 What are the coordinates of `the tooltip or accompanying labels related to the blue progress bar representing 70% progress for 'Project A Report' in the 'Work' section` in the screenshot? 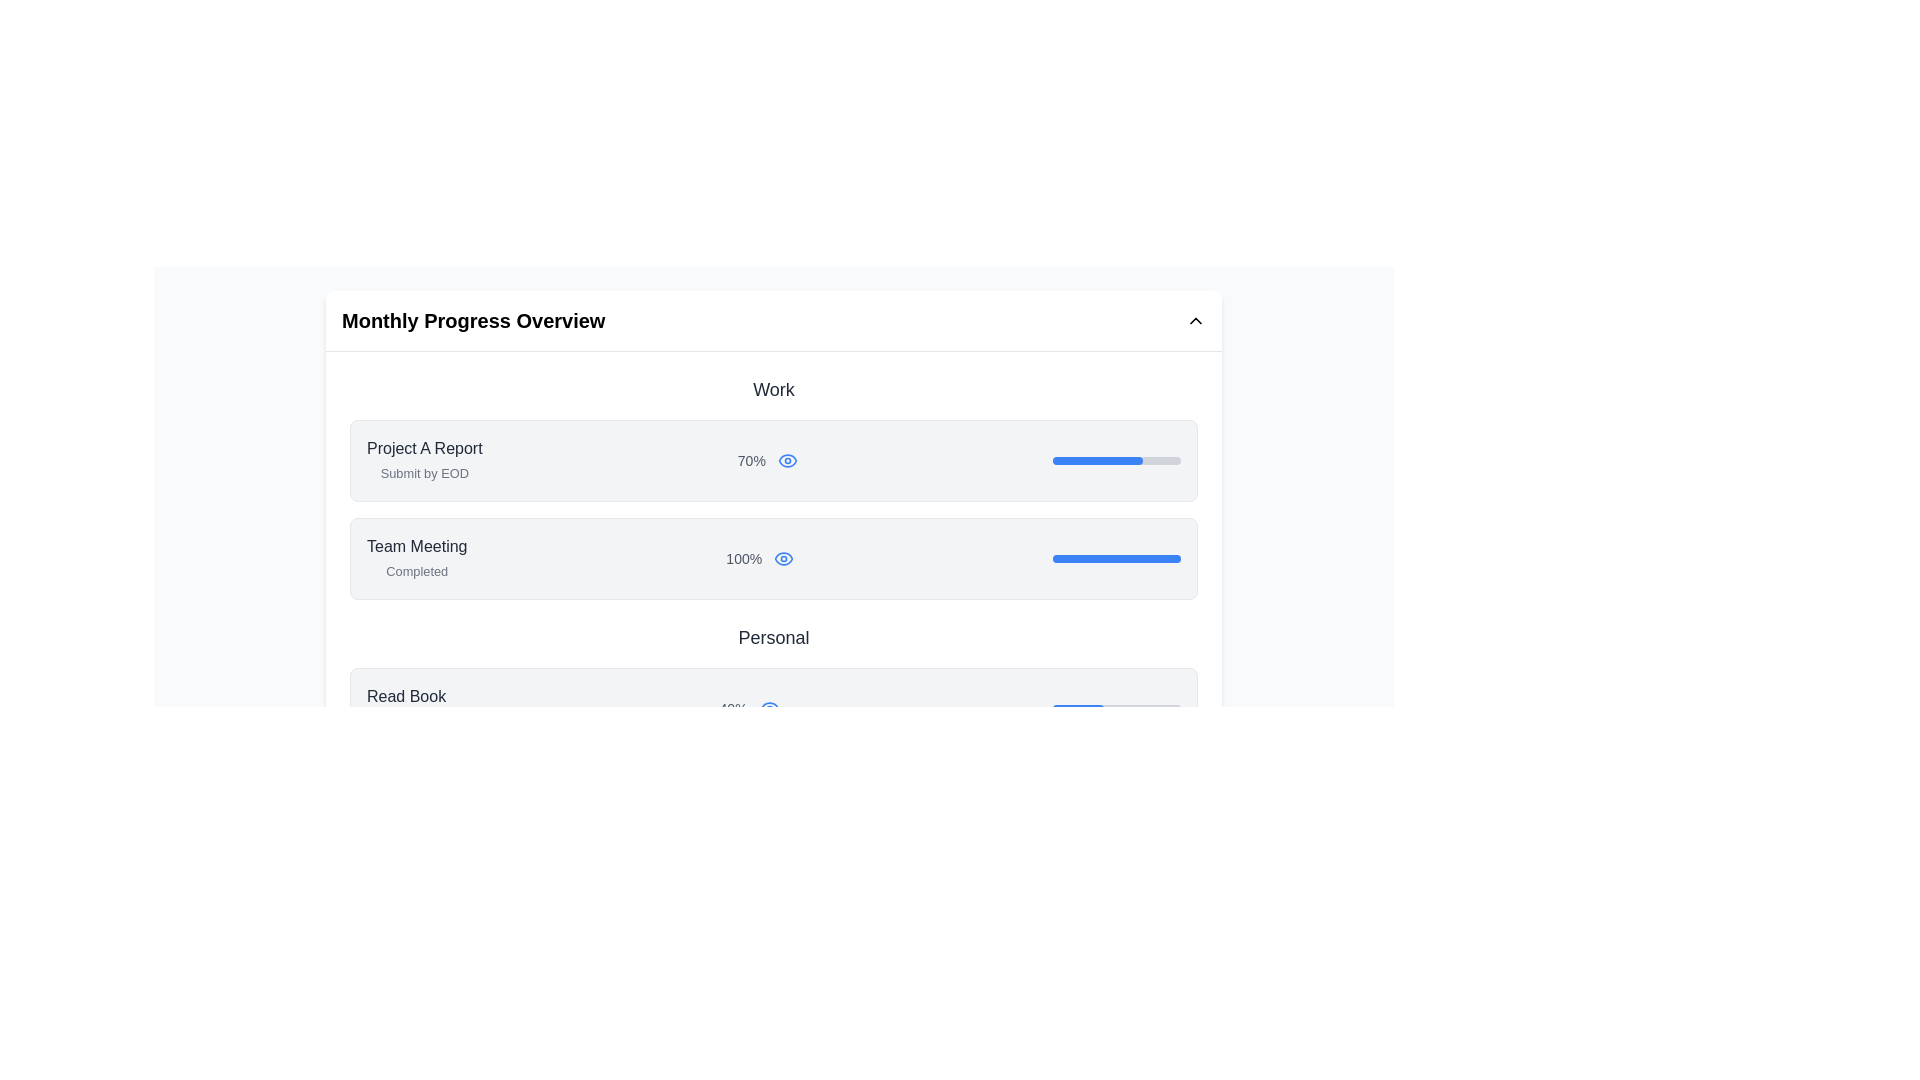 It's located at (1096, 461).